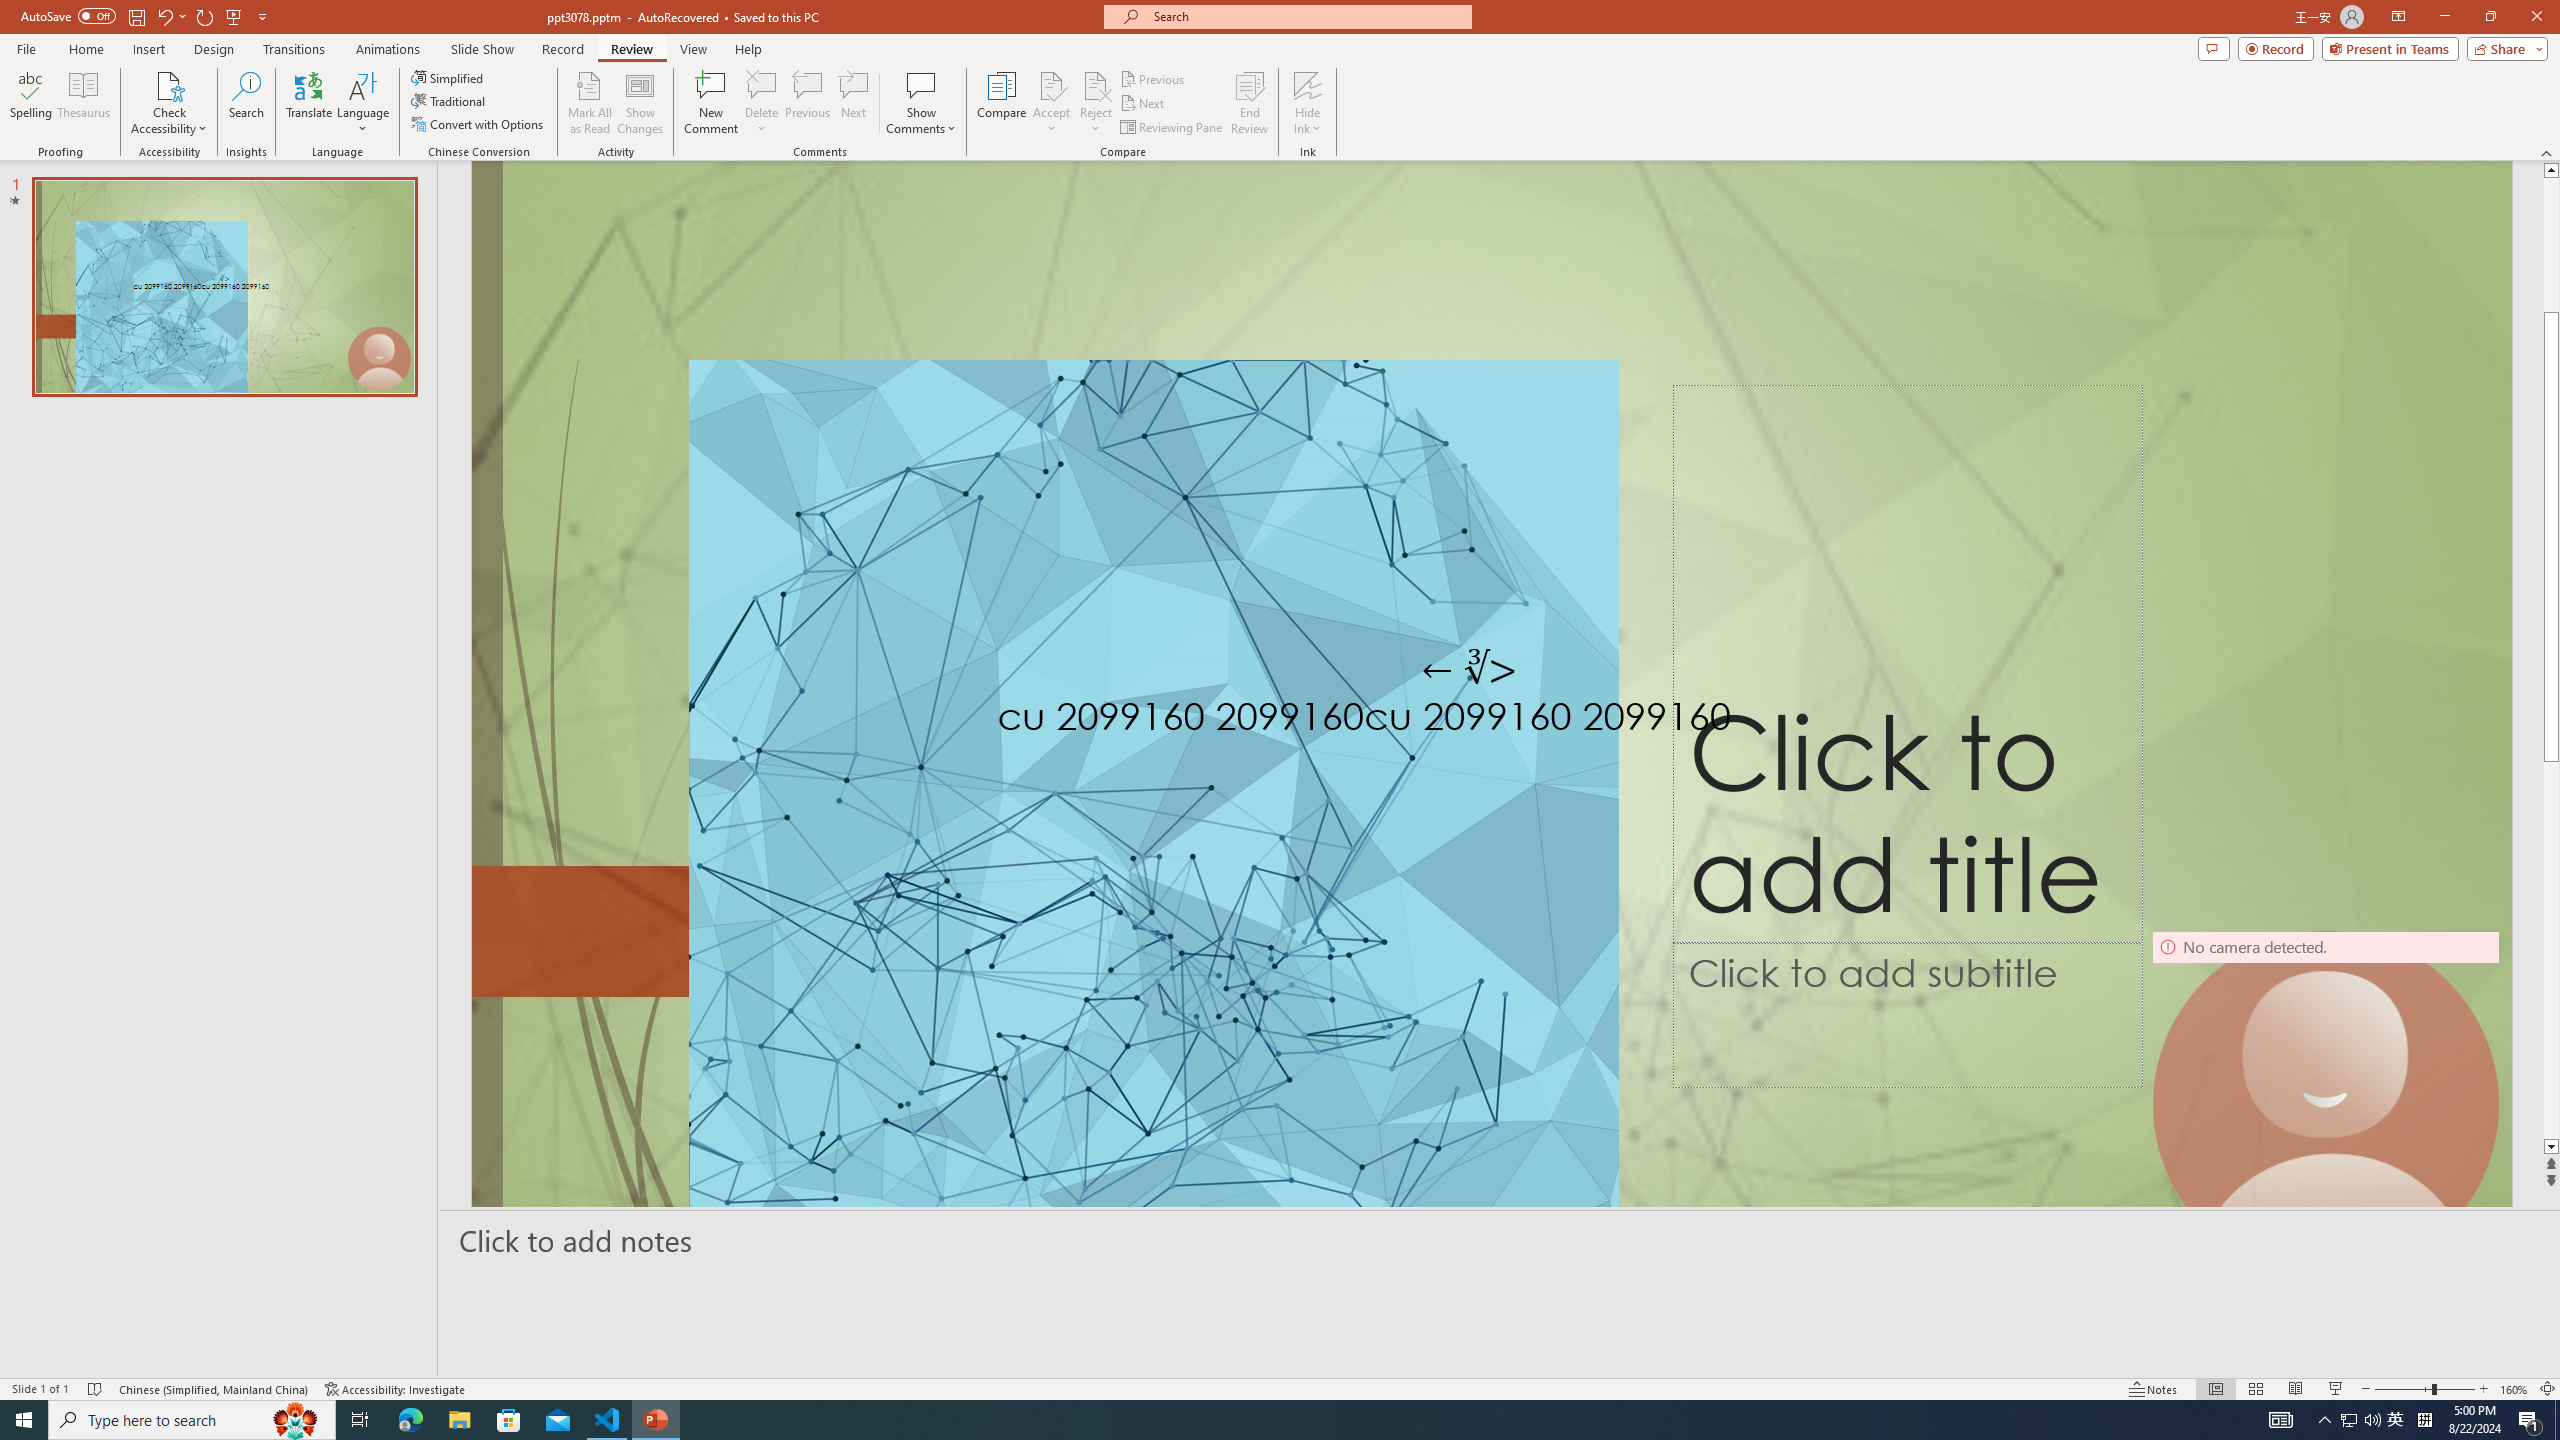 This screenshot has height=1440, width=2560. What do you see at coordinates (362, 103) in the screenshot?
I see `'Language'` at bounding box center [362, 103].